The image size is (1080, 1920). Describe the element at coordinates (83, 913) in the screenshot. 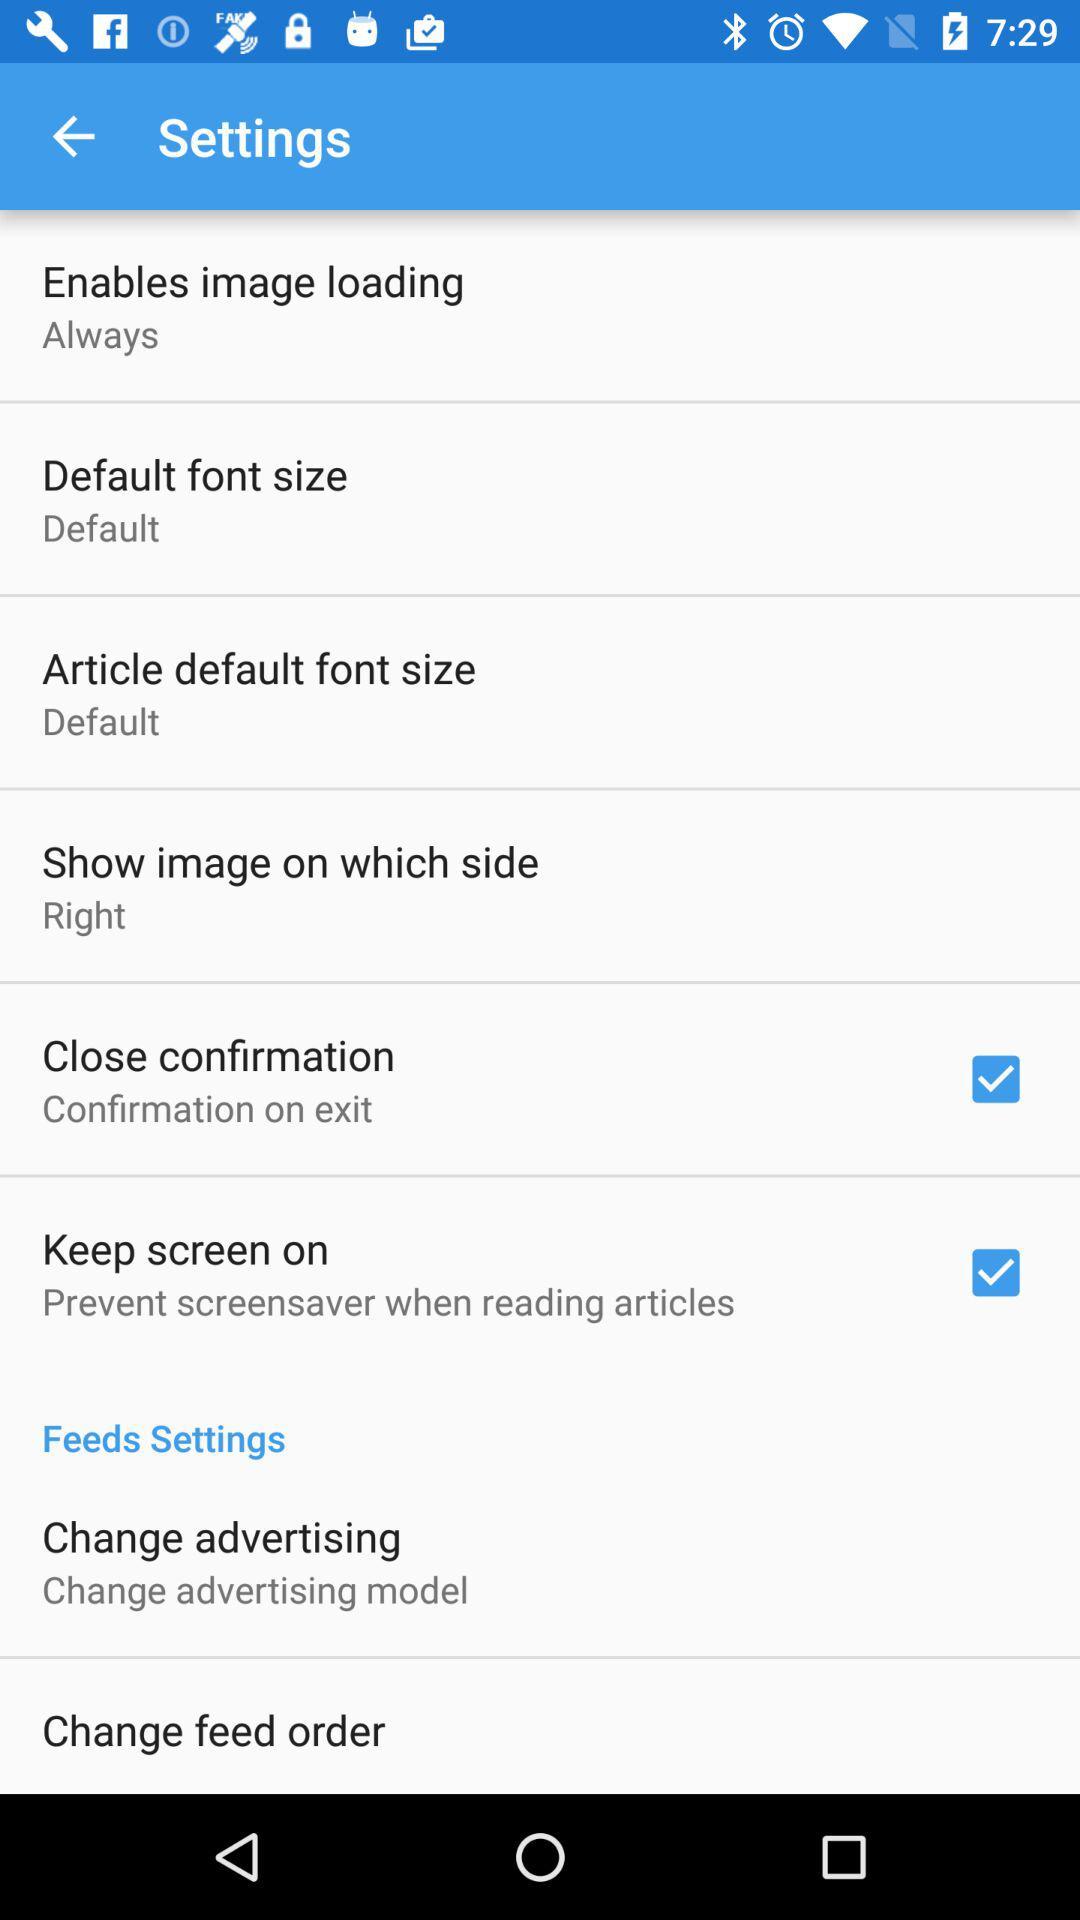

I see `right item` at that location.